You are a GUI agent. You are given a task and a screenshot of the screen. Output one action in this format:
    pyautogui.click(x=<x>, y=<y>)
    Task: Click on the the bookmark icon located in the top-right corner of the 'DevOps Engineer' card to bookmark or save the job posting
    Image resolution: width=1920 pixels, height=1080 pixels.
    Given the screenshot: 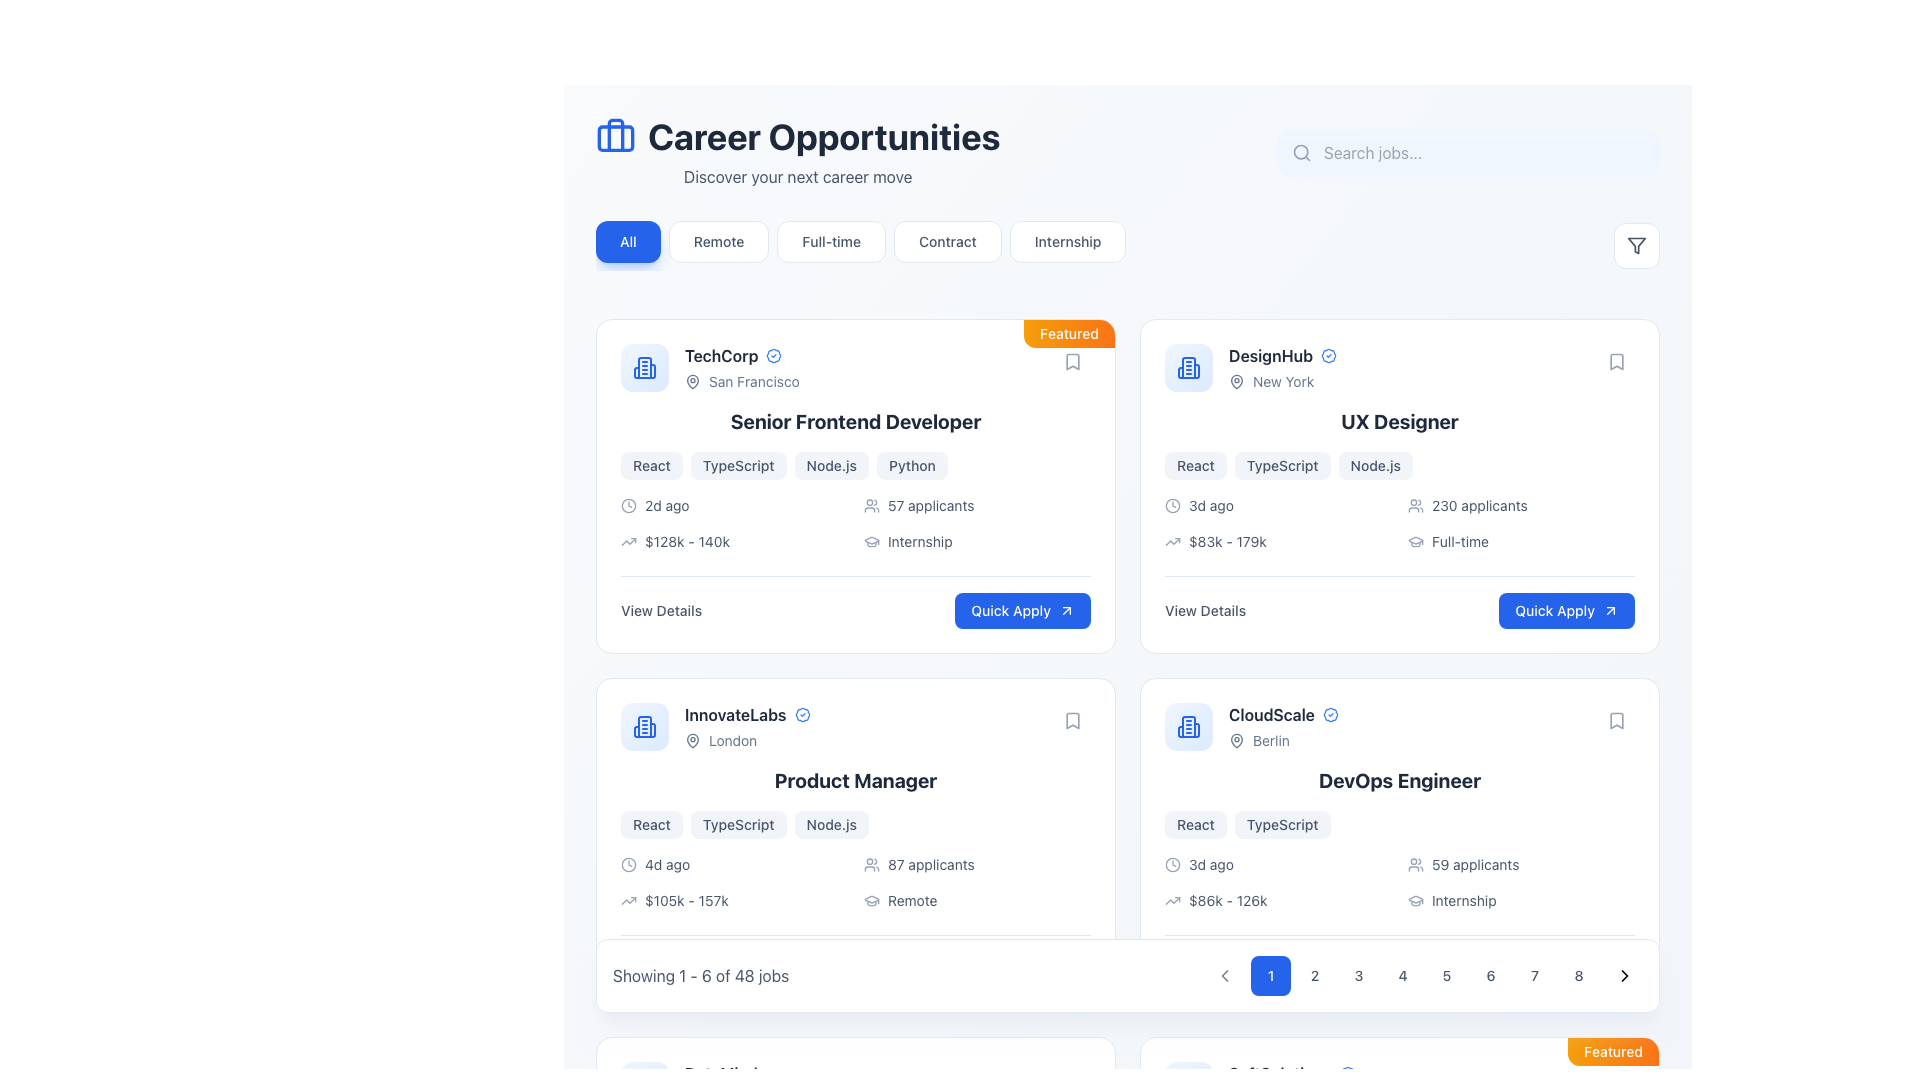 What is the action you would take?
    pyautogui.click(x=1617, y=721)
    